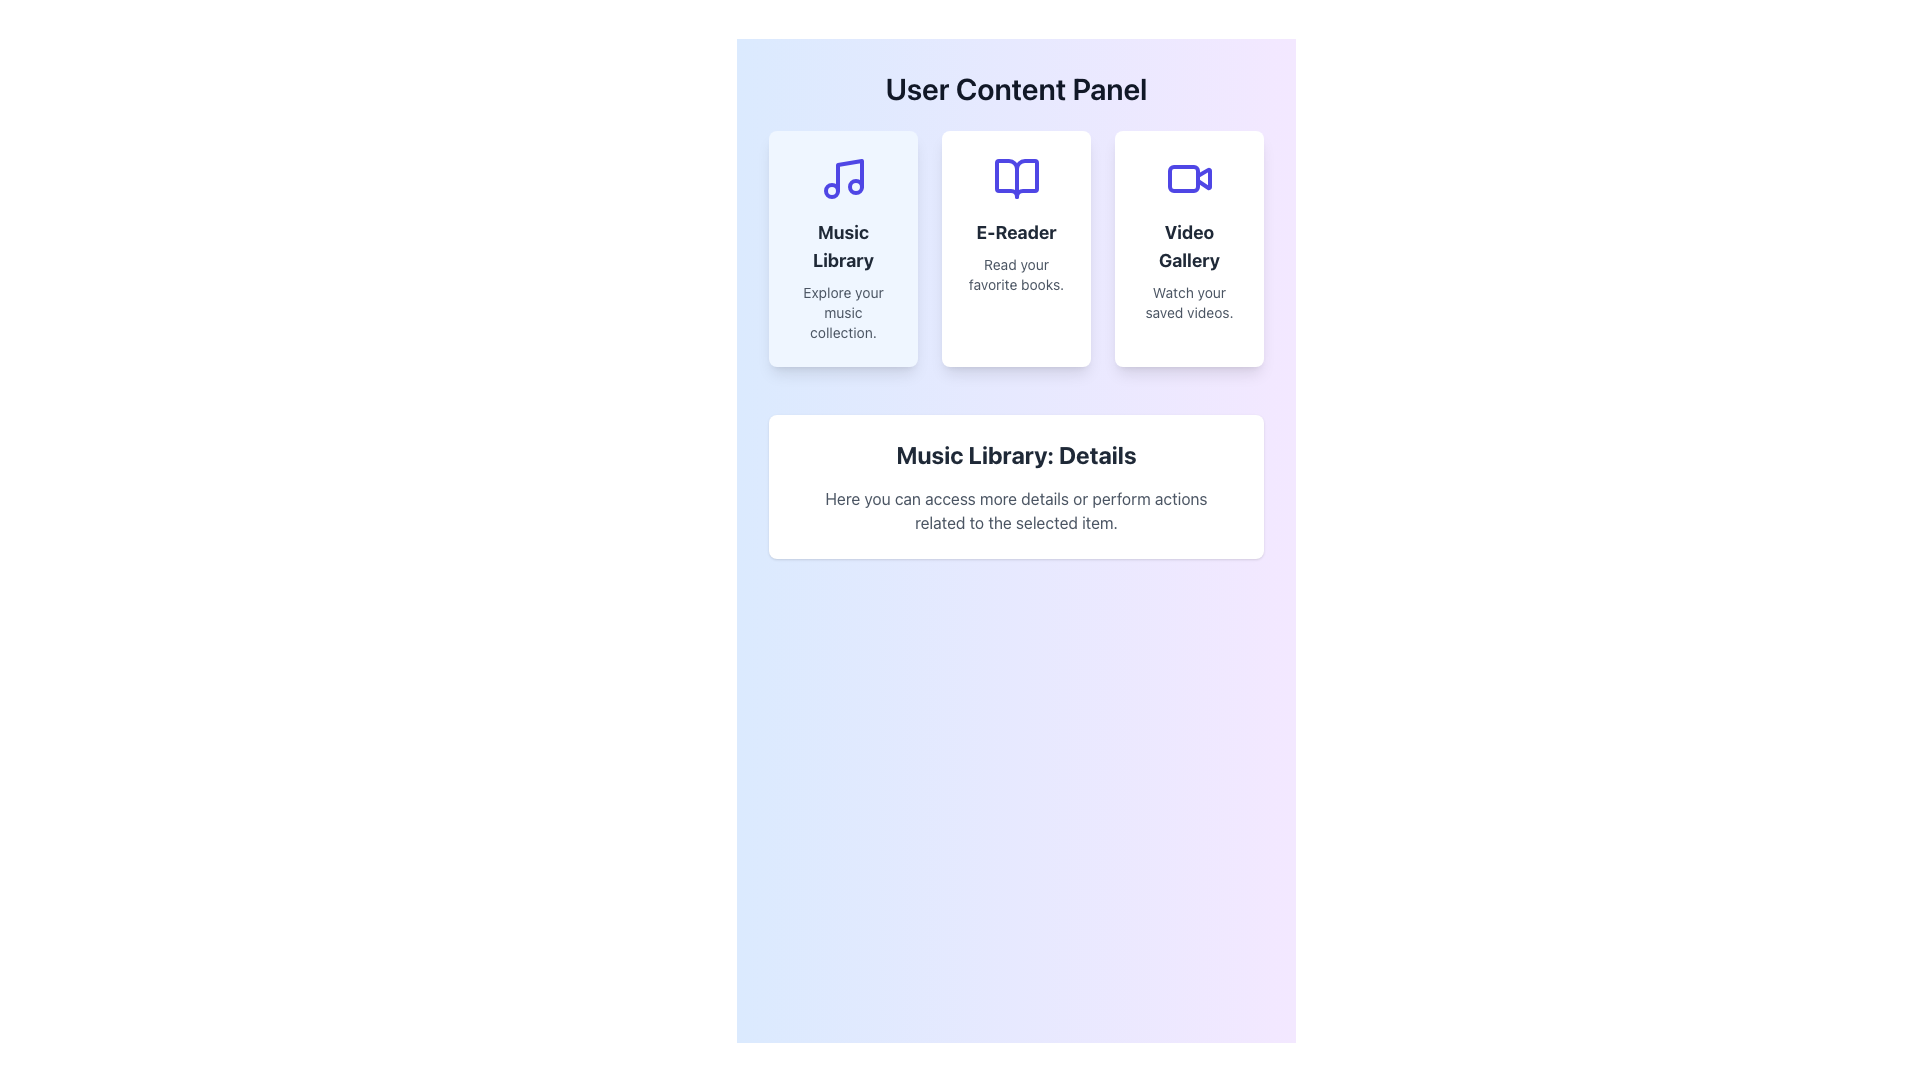 Image resolution: width=1920 pixels, height=1080 pixels. I want to click on left vertical line of the music note icon within the 'Music Library' card, which visually represents a part of the music note graphic, so click(849, 175).